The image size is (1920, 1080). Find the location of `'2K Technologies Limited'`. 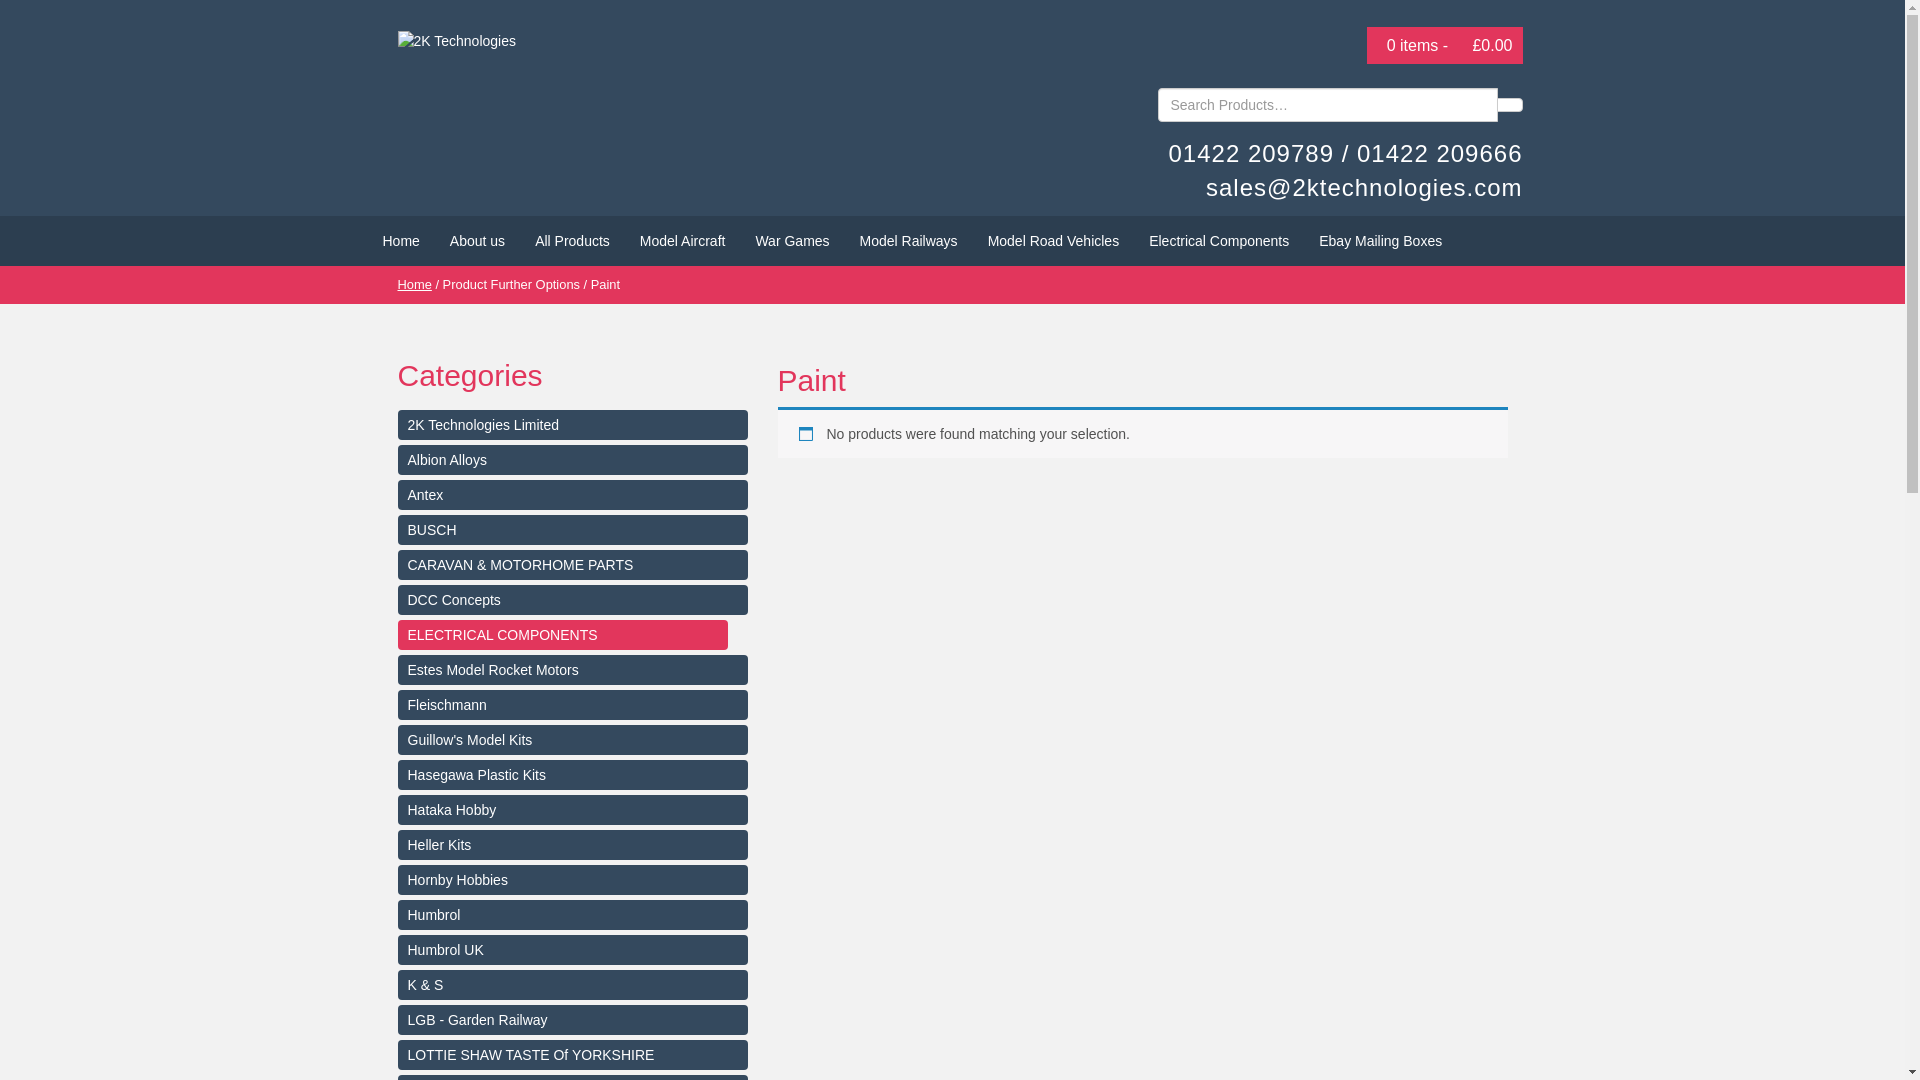

'2K Technologies Limited' is located at coordinates (571, 423).